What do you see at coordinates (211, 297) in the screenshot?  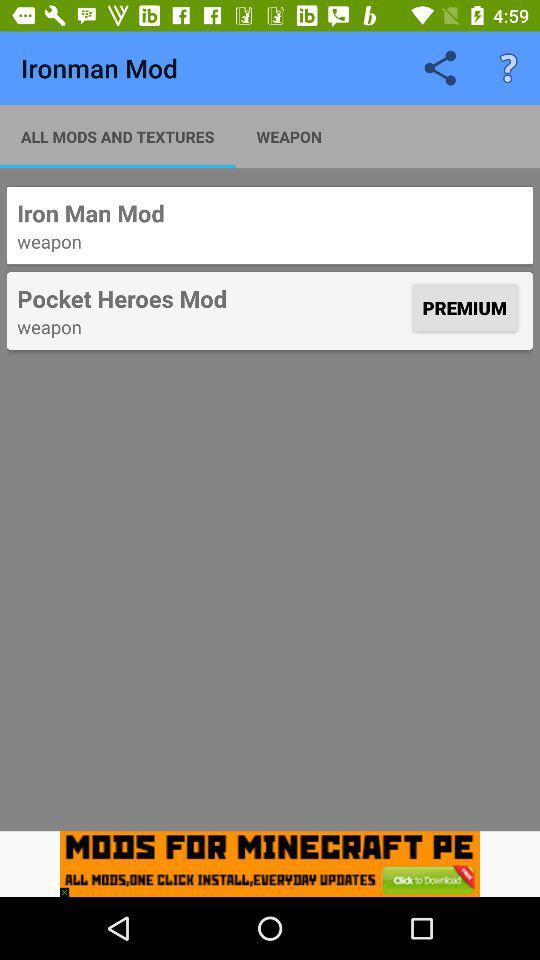 I see `item below weapon icon` at bounding box center [211, 297].